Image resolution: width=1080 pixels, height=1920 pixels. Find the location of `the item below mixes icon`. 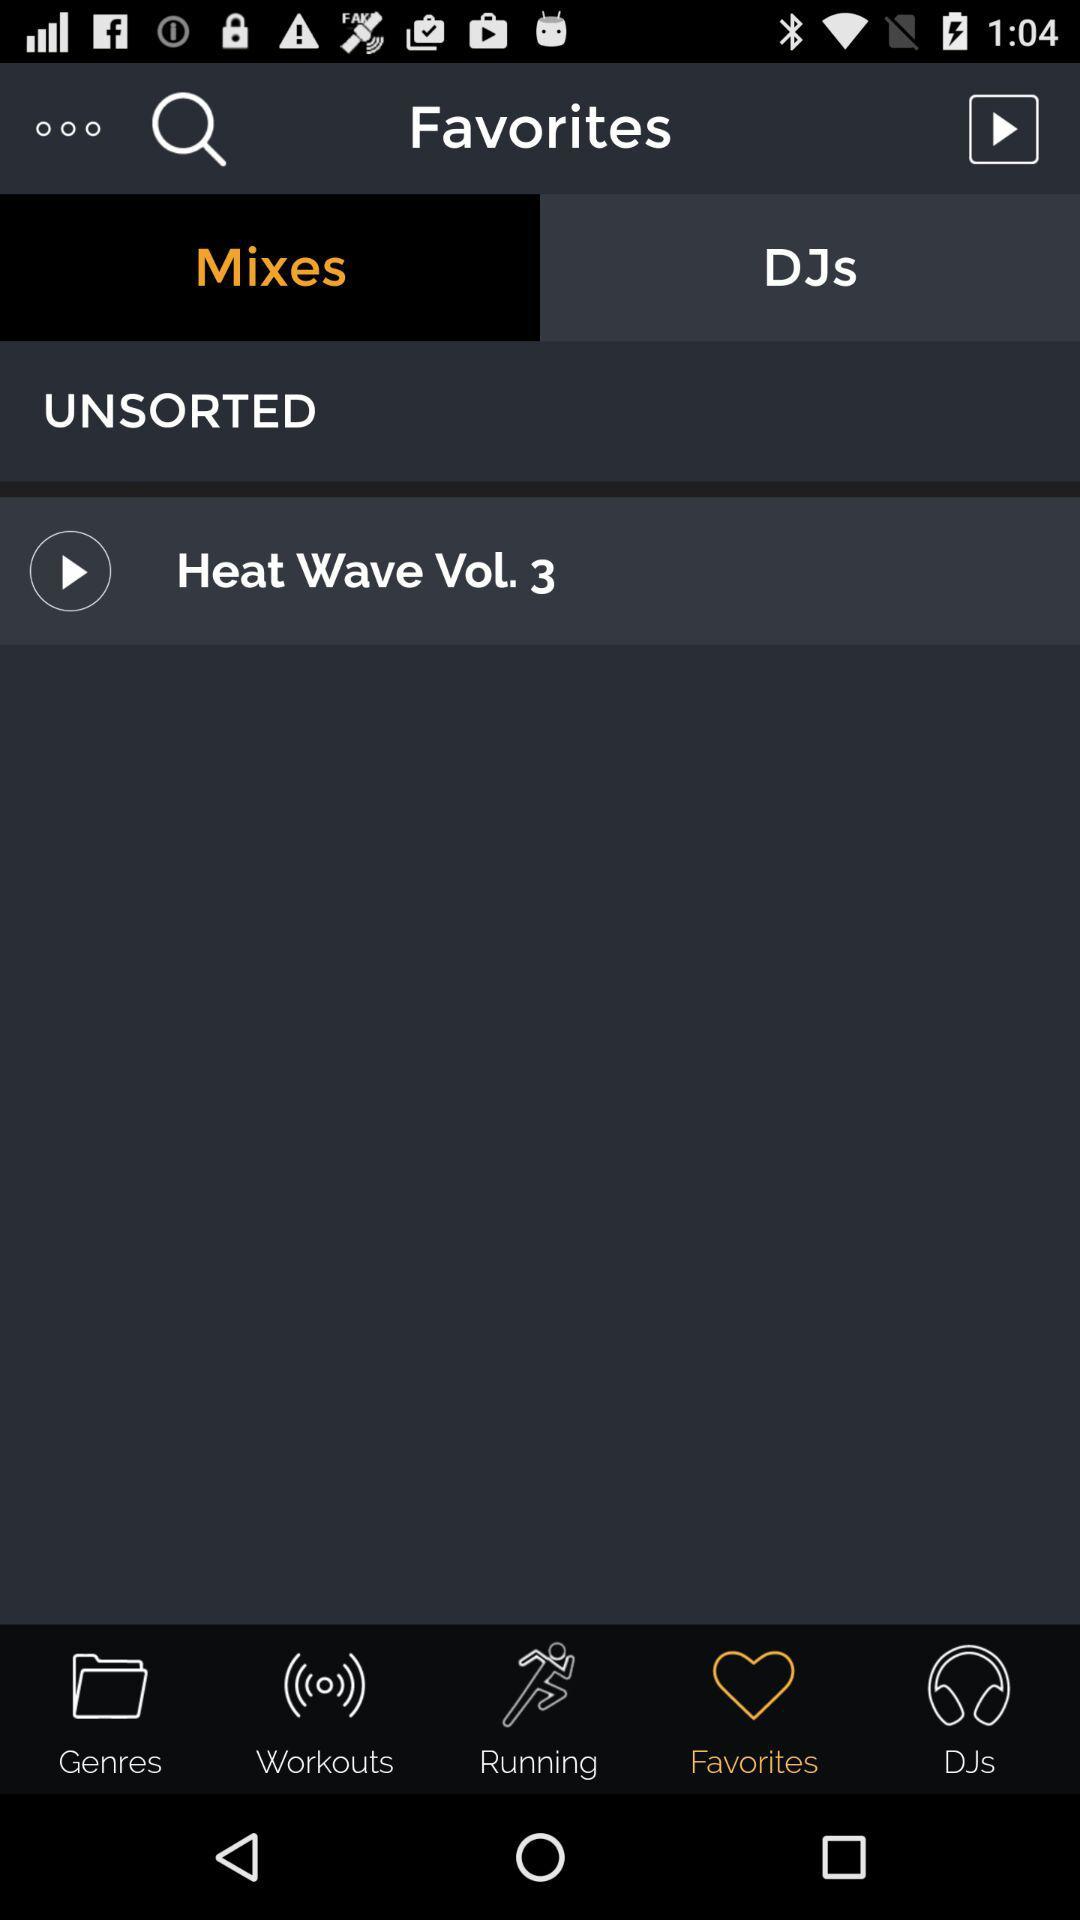

the item below mixes icon is located at coordinates (540, 410).